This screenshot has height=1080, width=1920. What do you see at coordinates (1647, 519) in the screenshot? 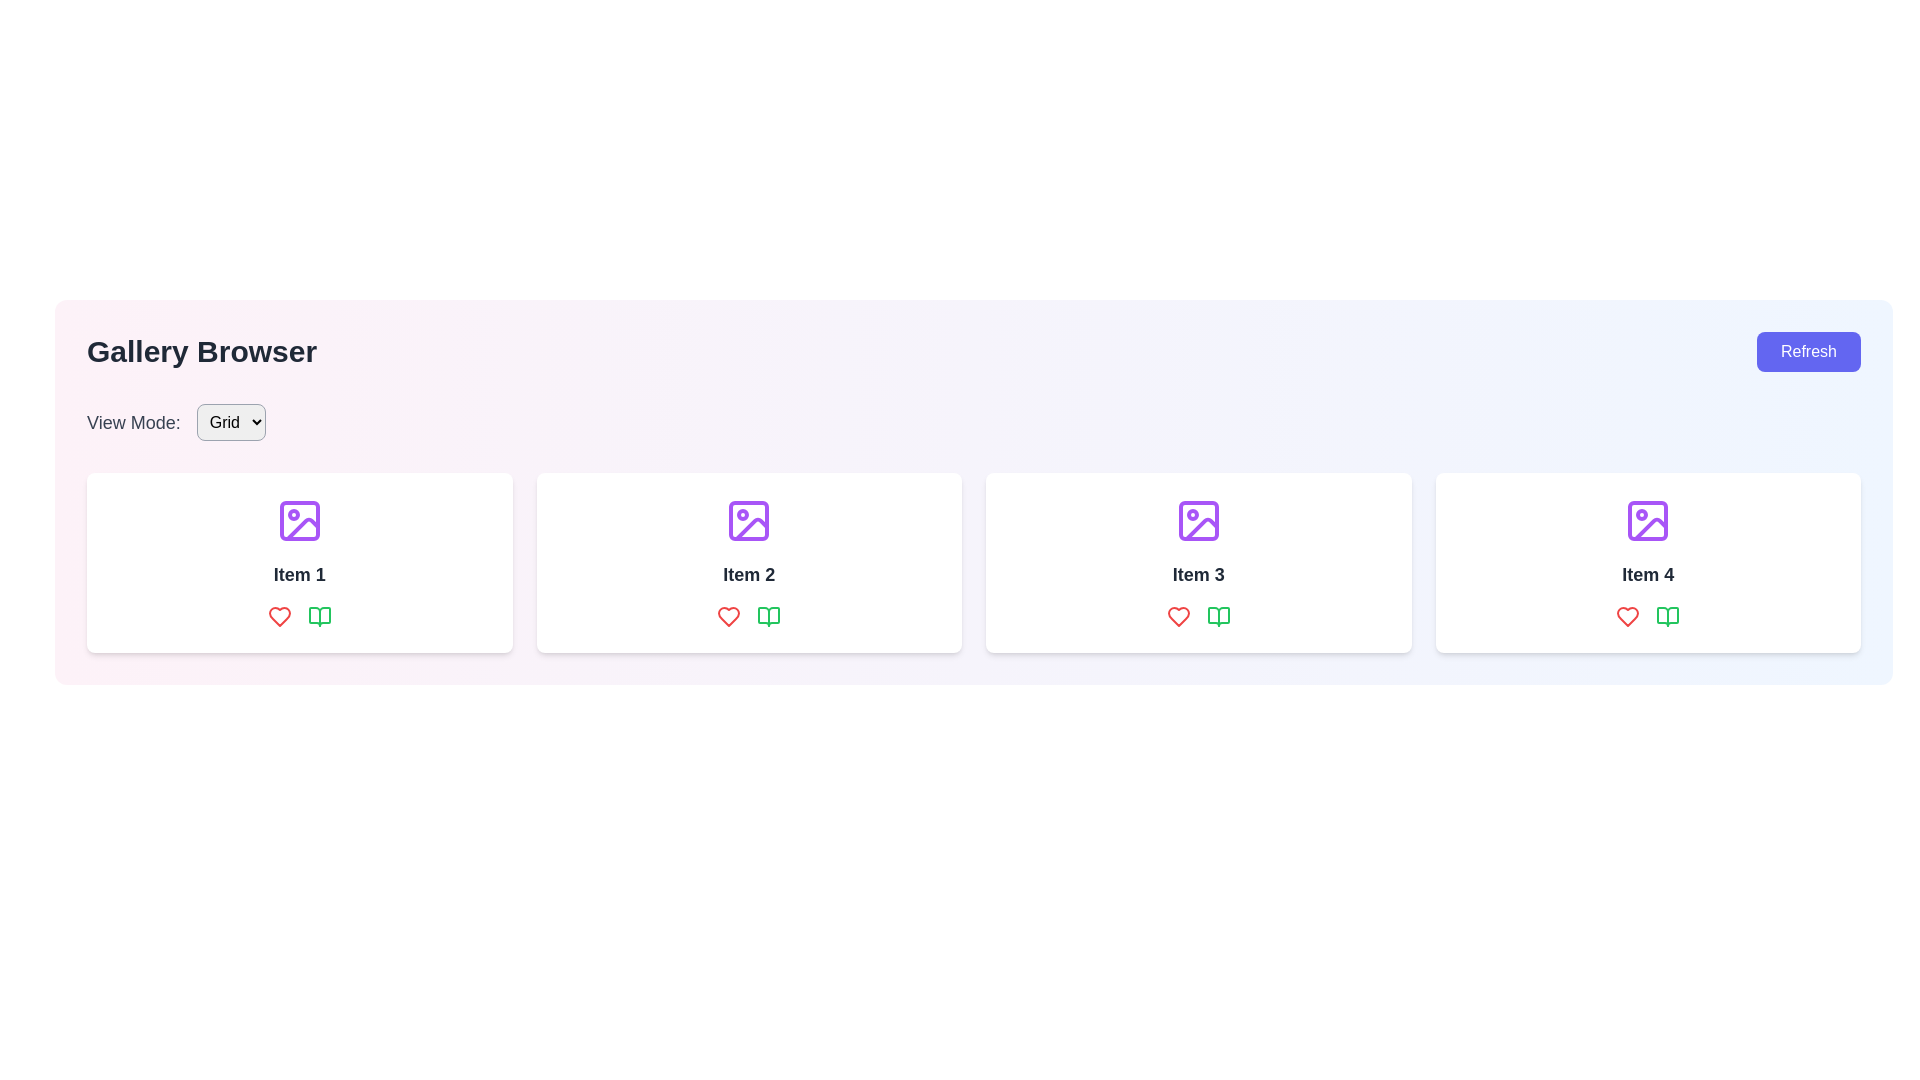
I see `purple rectangle icon with rounded corners located within the fourth item of the gallery browser for debugging purposes` at bounding box center [1647, 519].